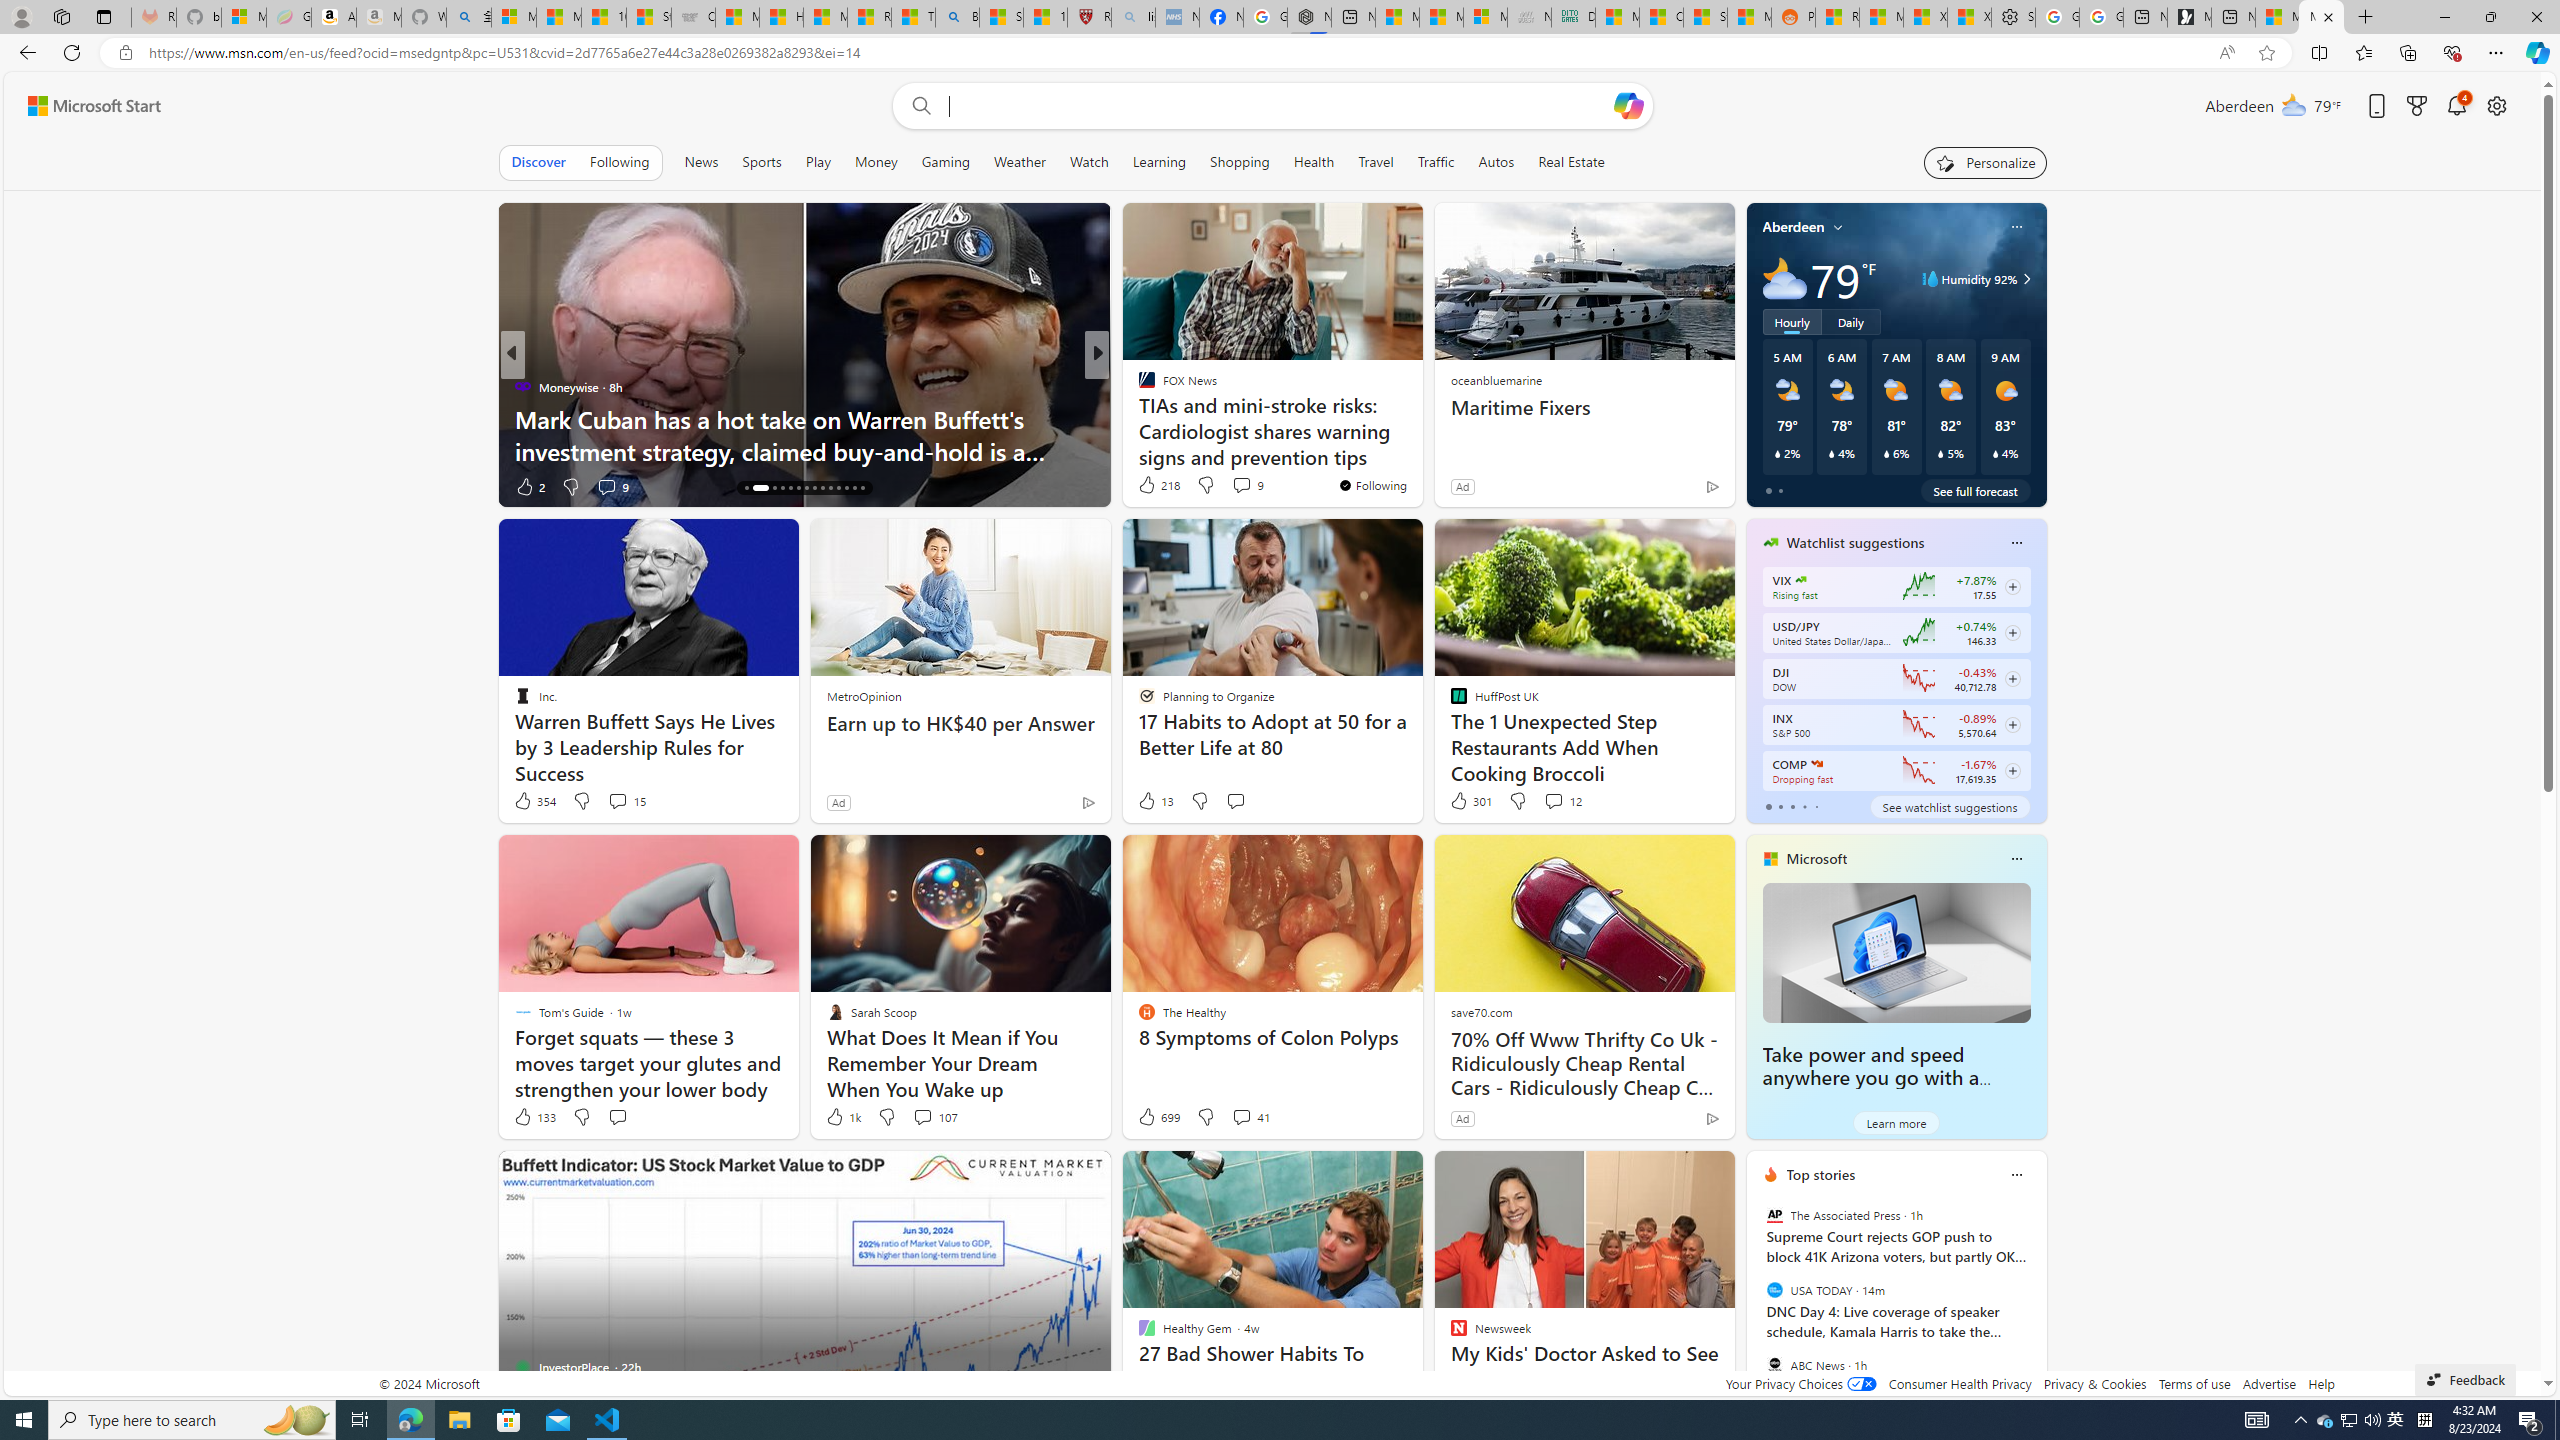 This screenshot has width=2560, height=1440. Describe the element at coordinates (861, 487) in the screenshot. I see `'AutomationID: tab-28'` at that location.